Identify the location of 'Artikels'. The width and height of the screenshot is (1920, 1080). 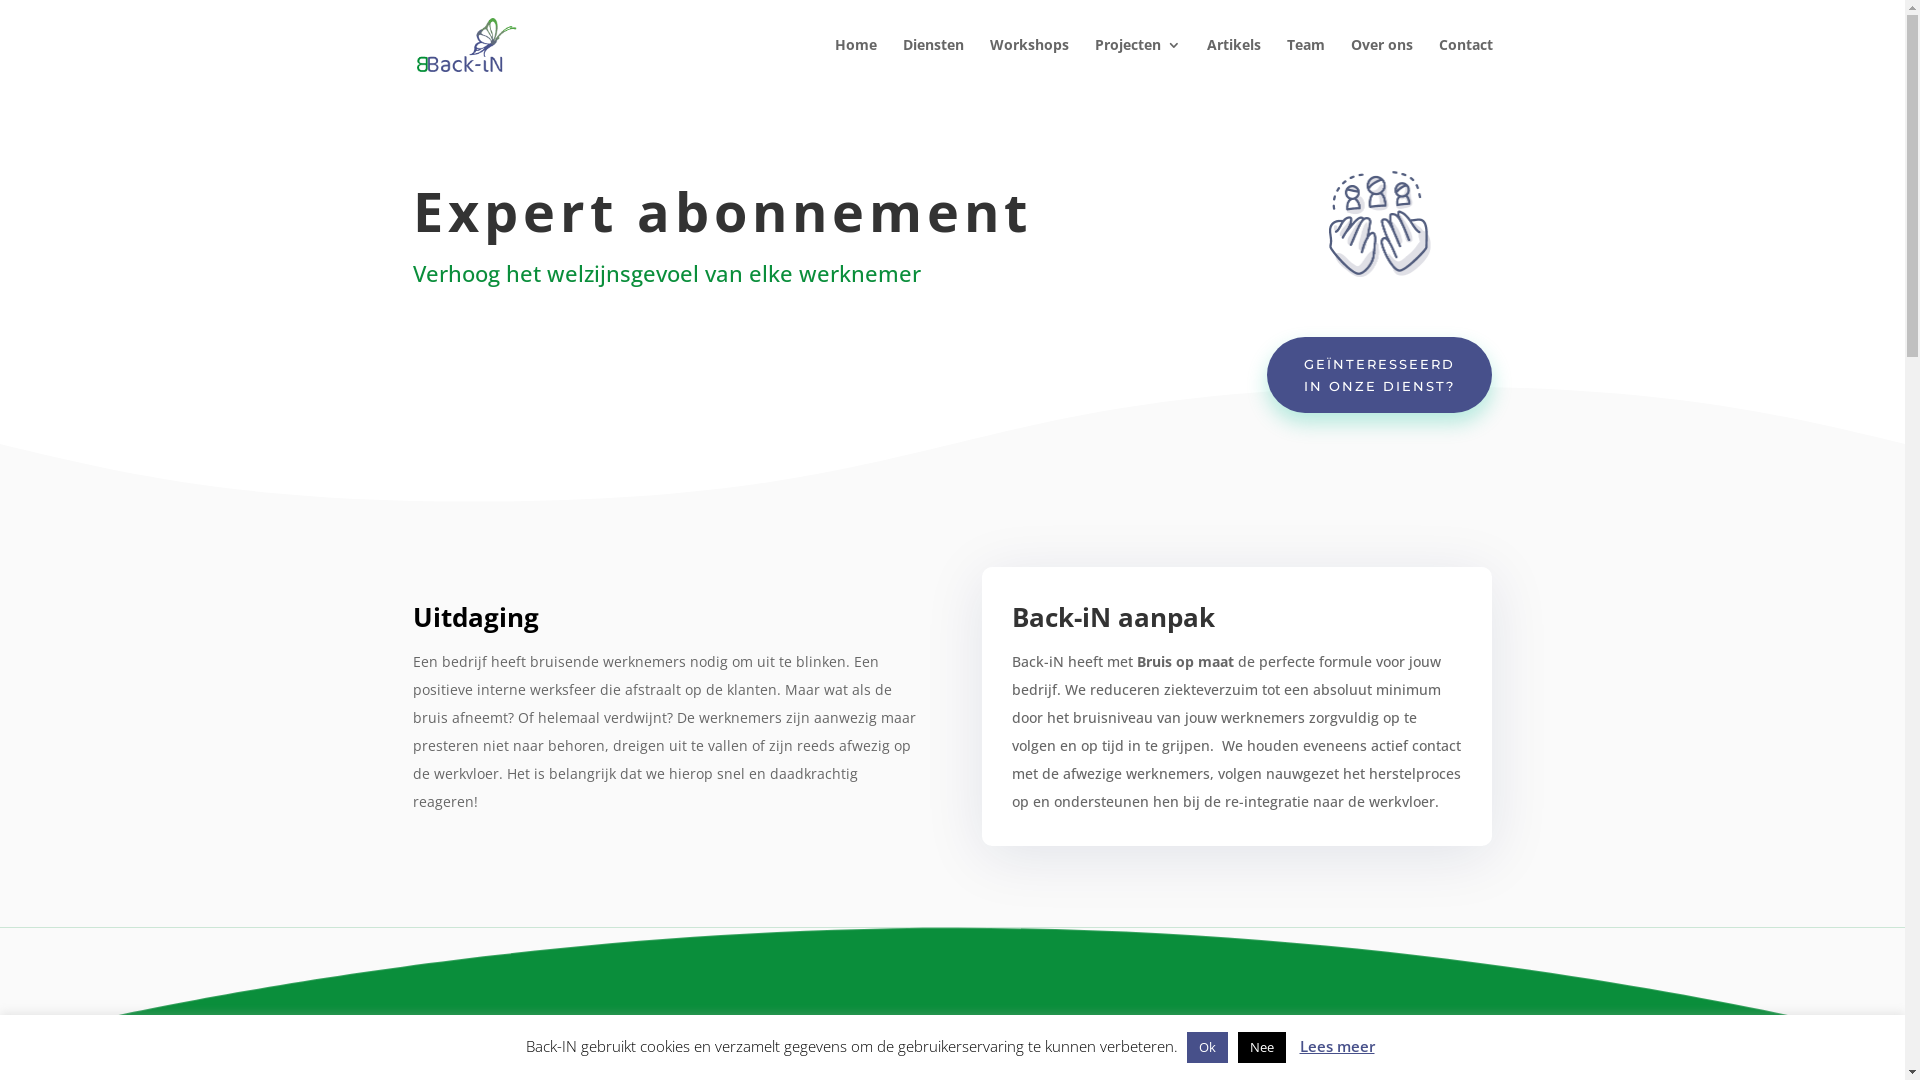
(1232, 63).